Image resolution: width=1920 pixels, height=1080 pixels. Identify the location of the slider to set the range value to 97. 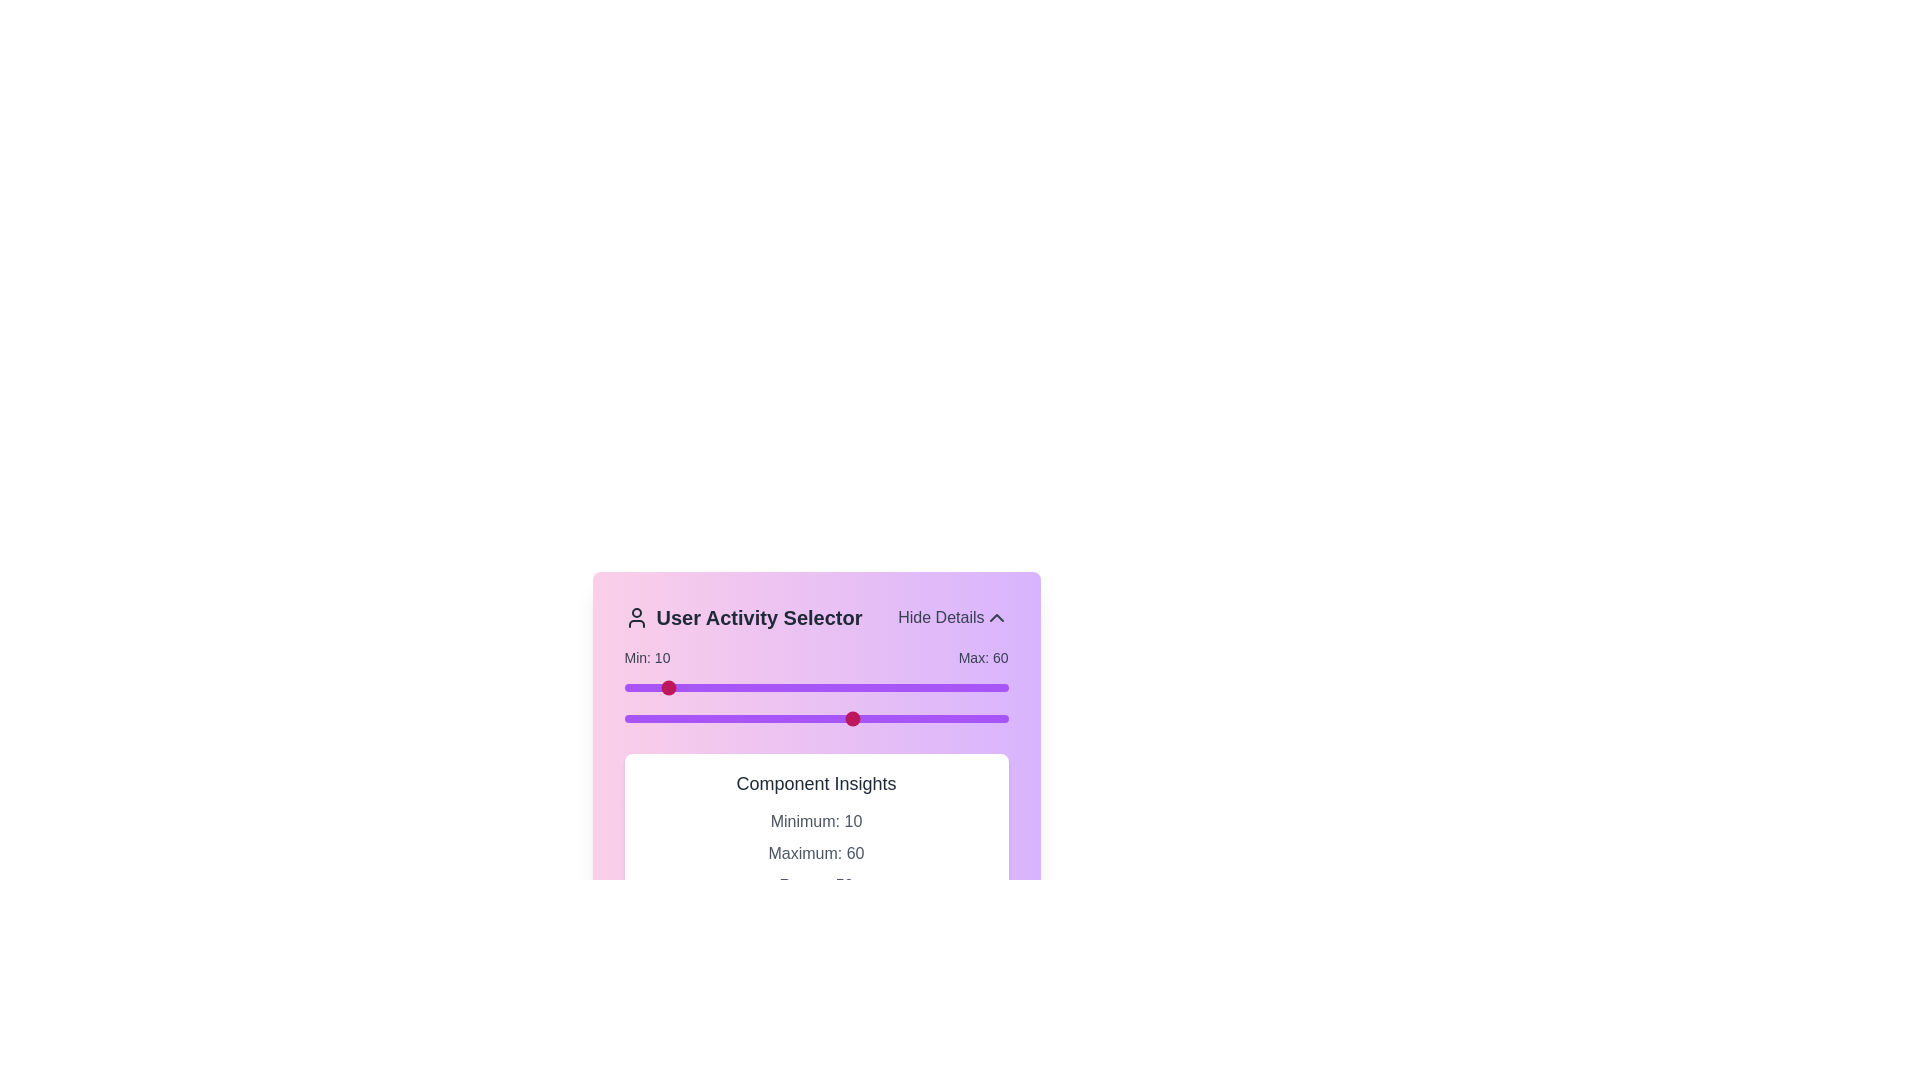
(997, 686).